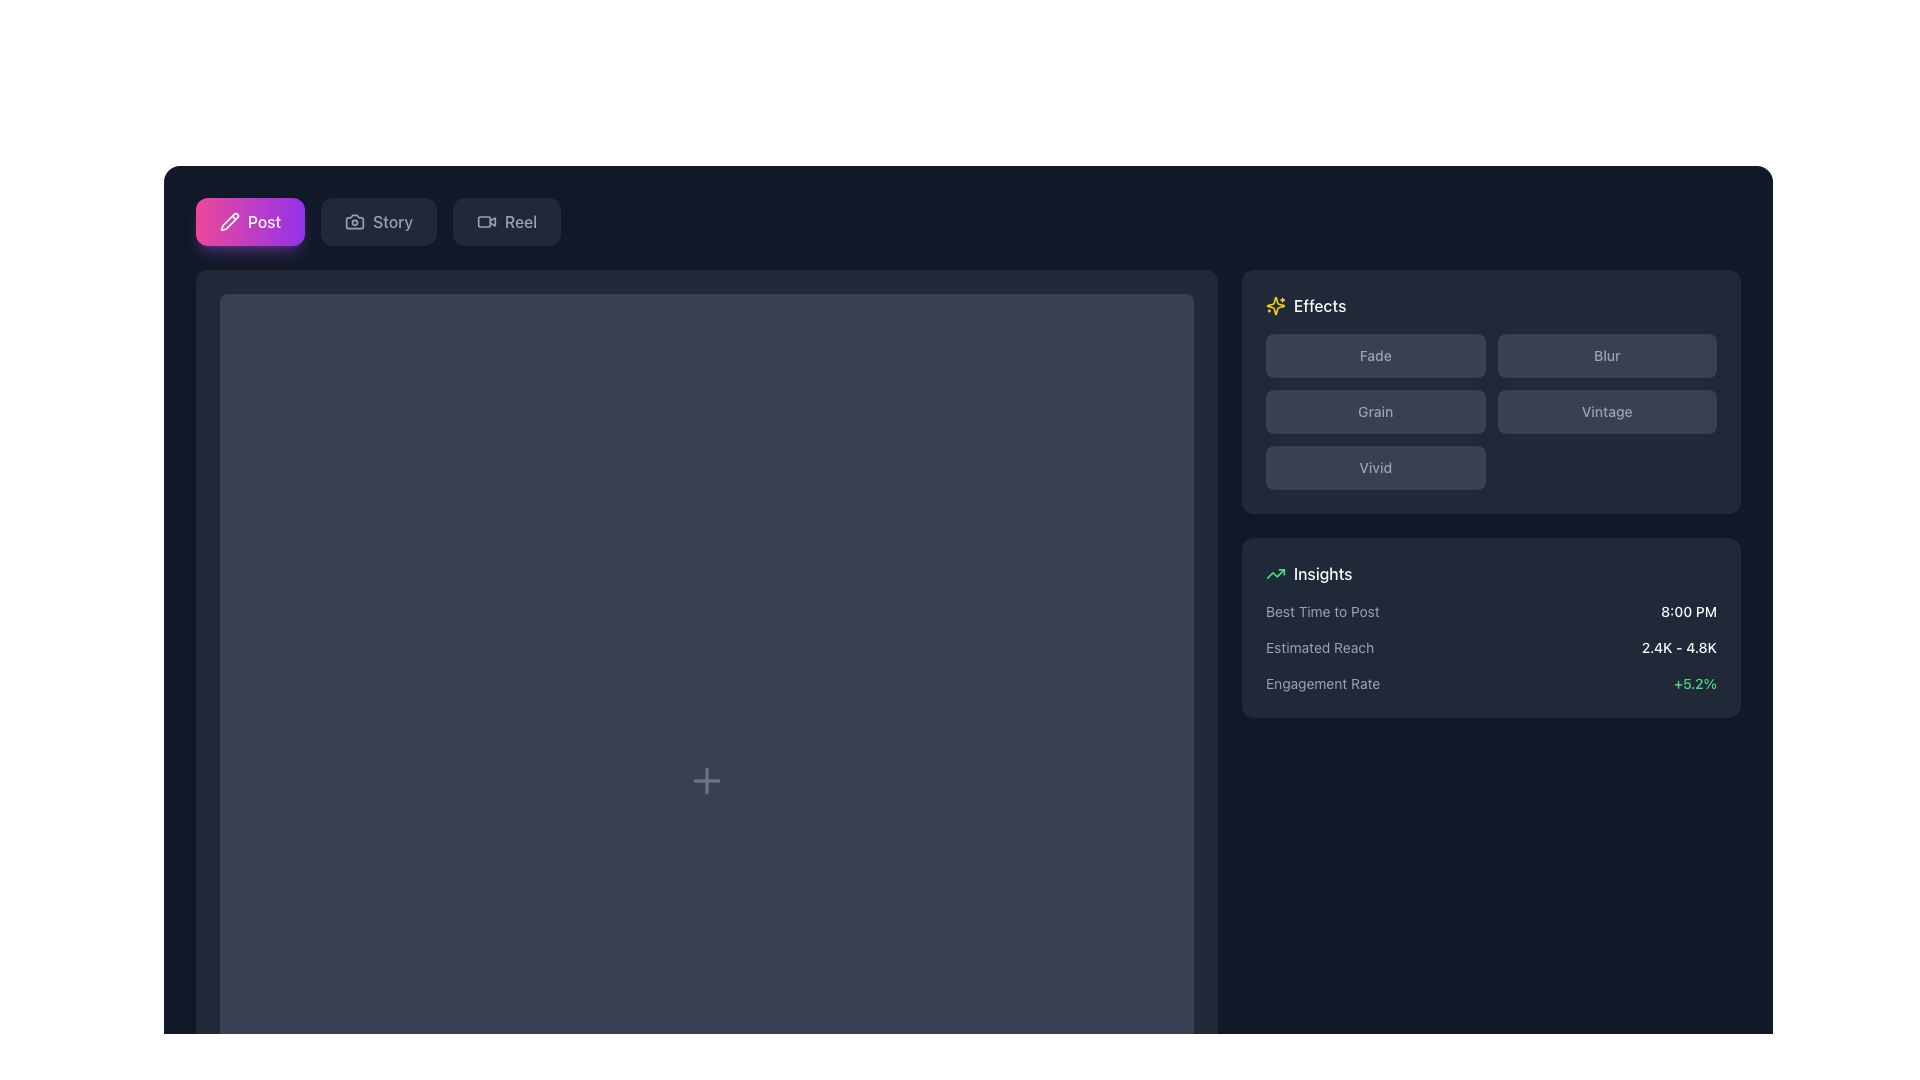  What do you see at coordinates (263, 222) in the screenshot?
I see `the 'Post' text area located in the top-left corner of the interface, styled in white on a gradient pink to purple rounded rectangle button` at bounding box center [263, 222].